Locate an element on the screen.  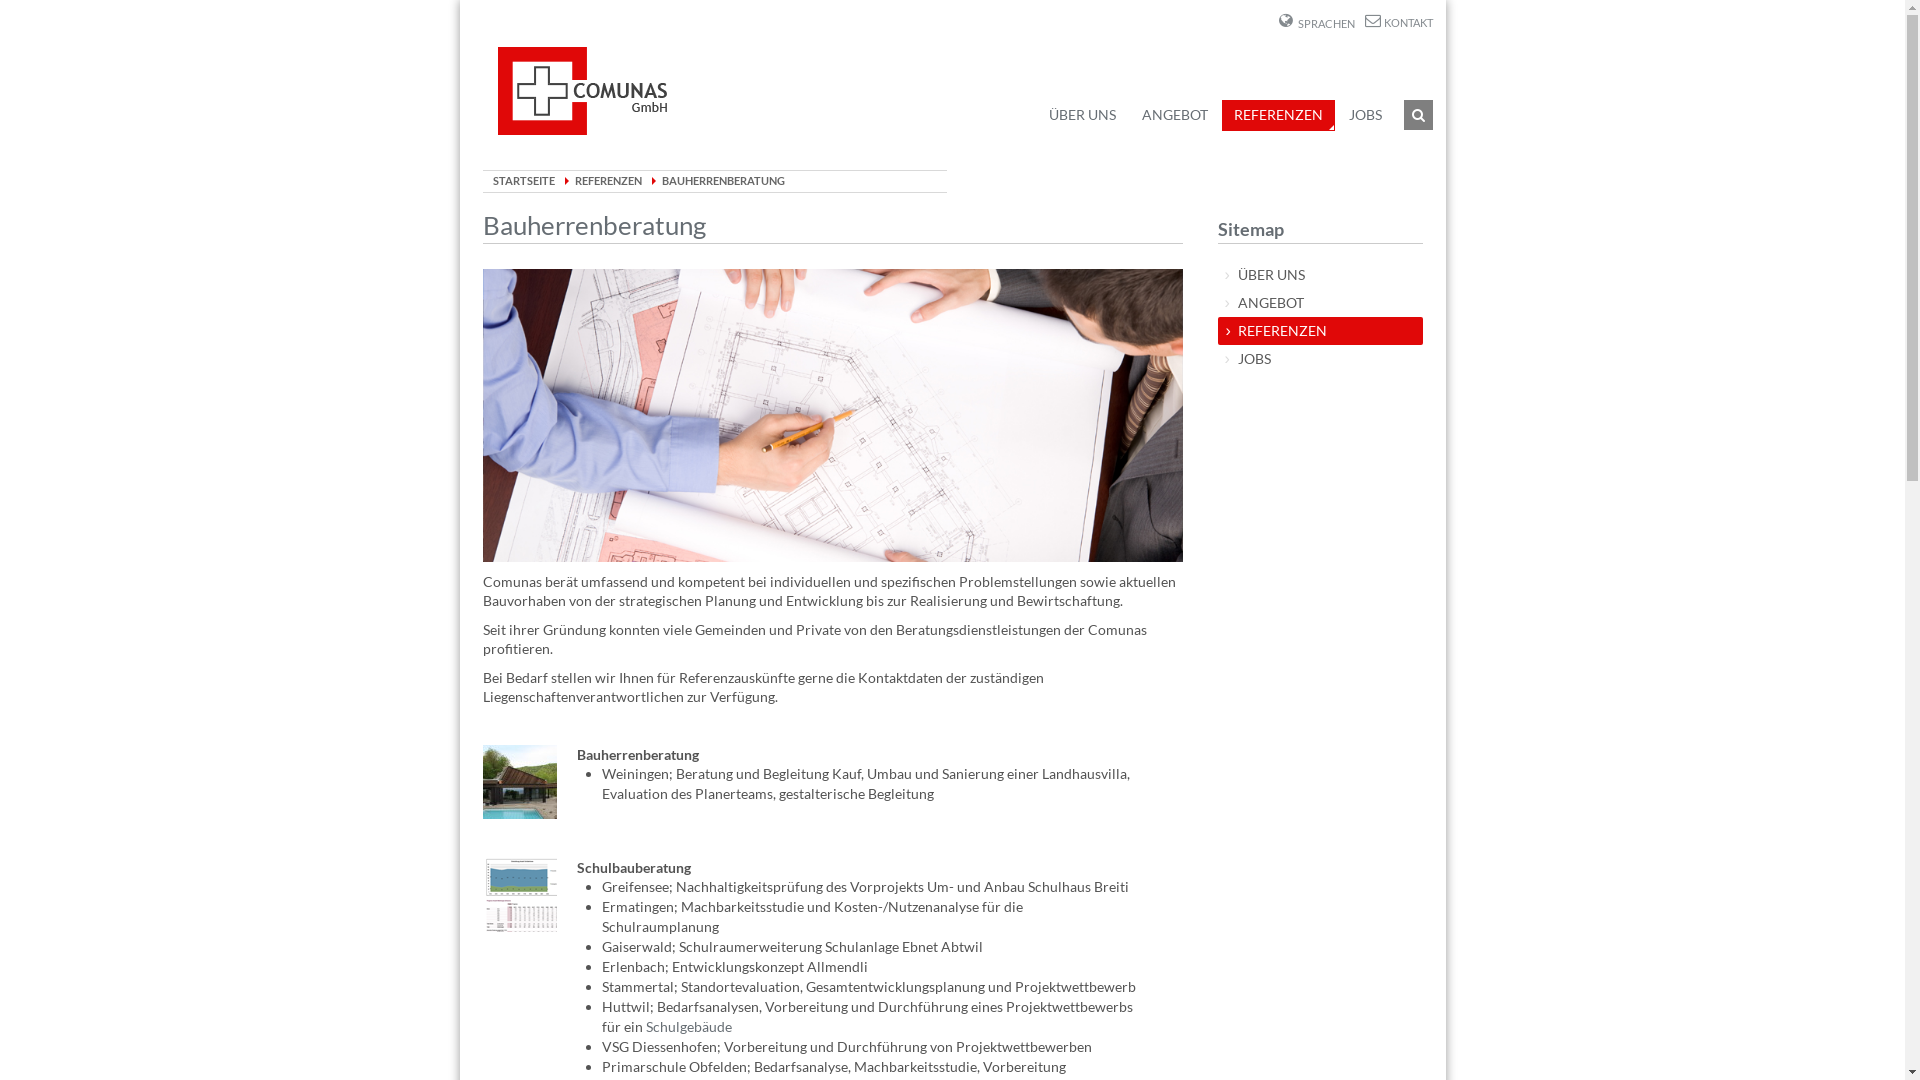
'SPRACHEN' is located at coordinates (1315, 23).